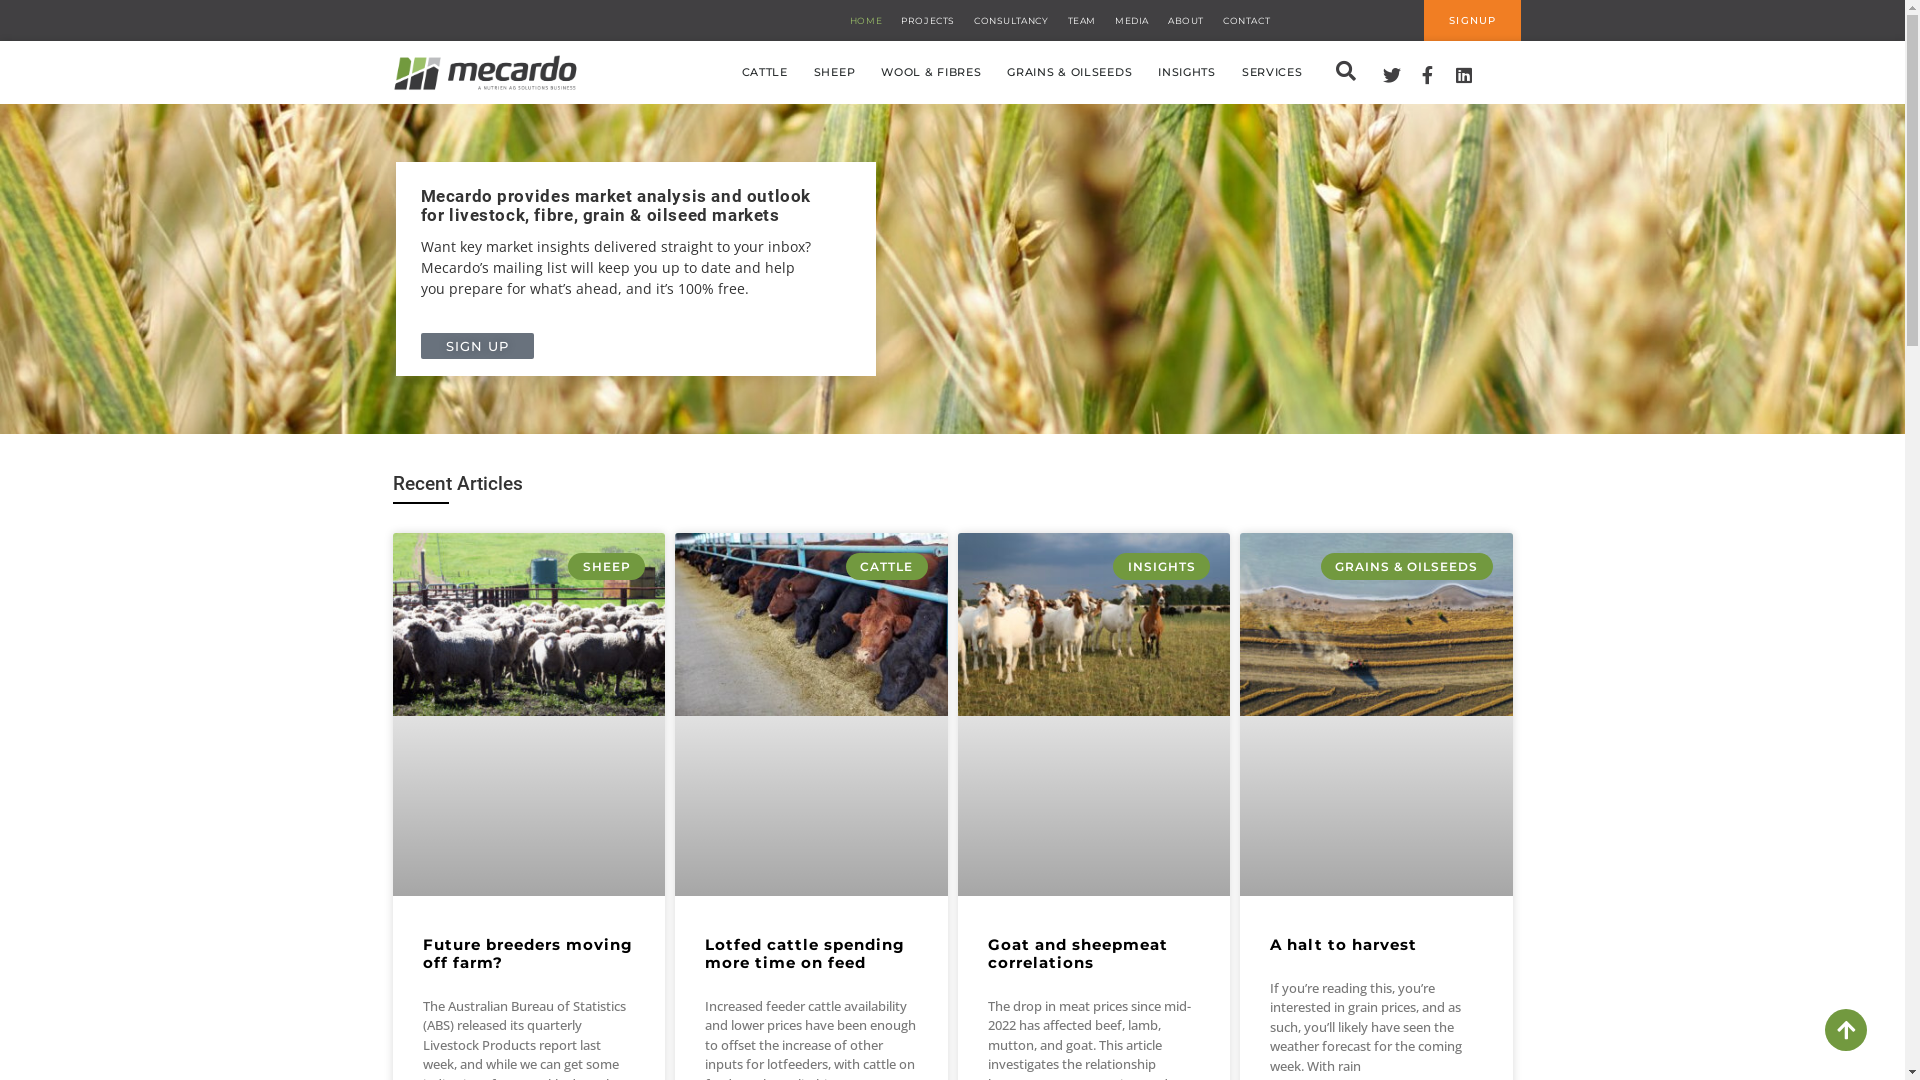 The image size is (1920, 1080). Describe the element at coordinates (1185, 19) in the screenshot. I see `'ABOUT'` at that location.